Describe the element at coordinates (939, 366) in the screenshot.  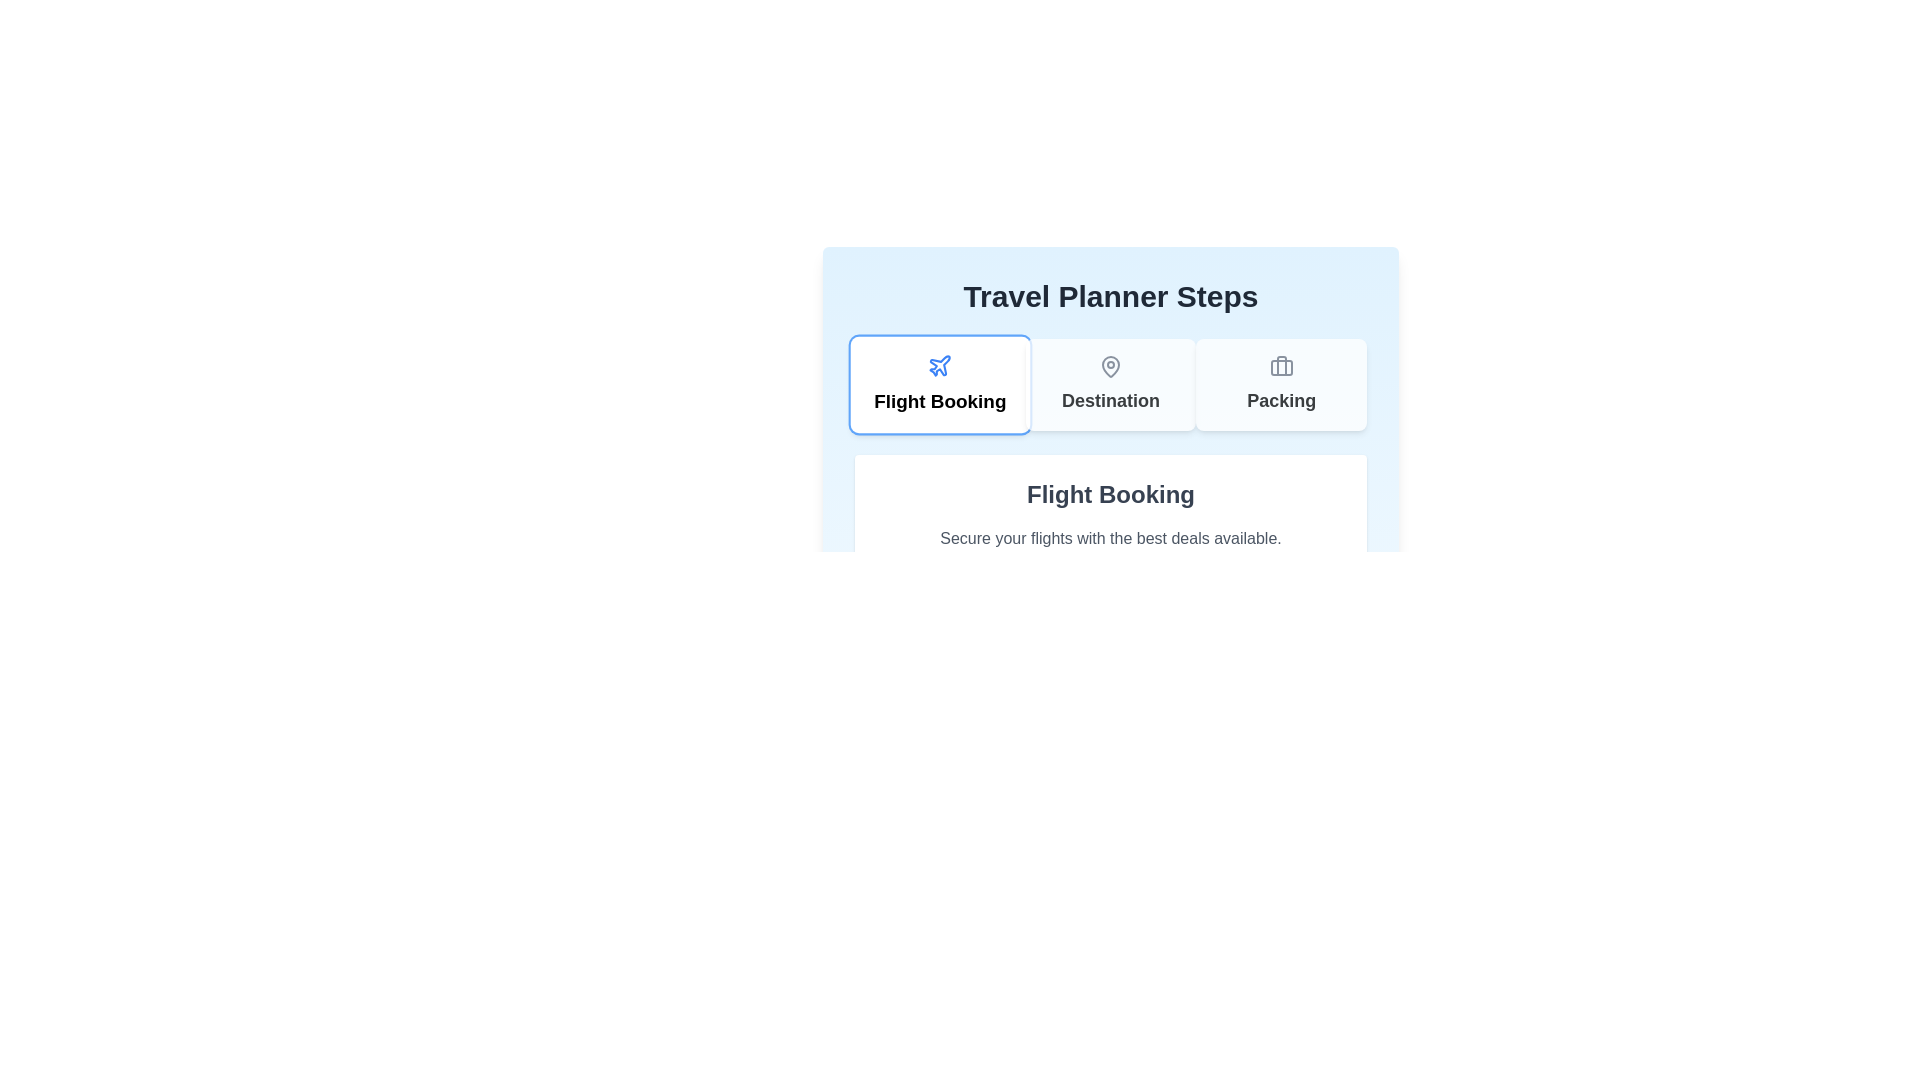
I see `the airplane icon within the 'Flight Booking' button in the active step of the stepper navigation` at that location.